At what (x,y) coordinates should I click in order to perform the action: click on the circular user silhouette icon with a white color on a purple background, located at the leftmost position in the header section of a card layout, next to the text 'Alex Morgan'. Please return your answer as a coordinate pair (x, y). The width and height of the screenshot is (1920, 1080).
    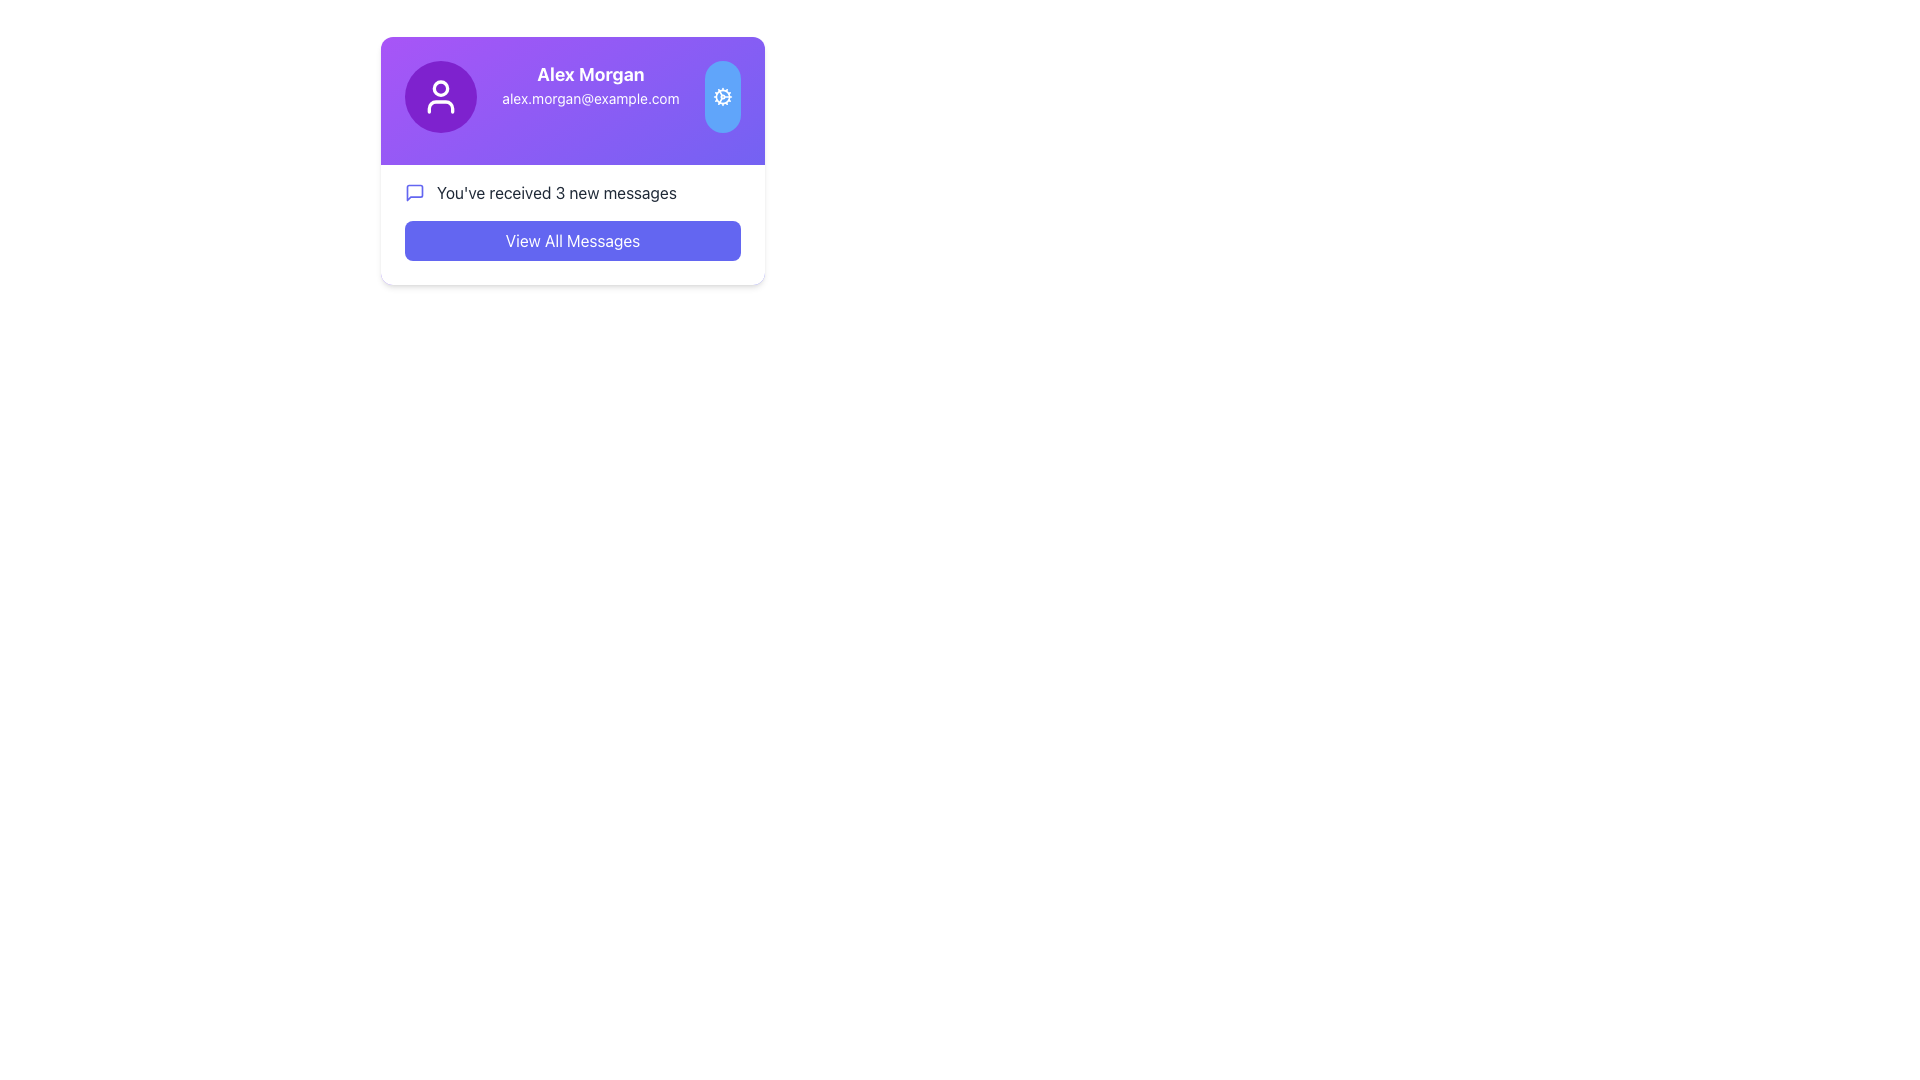
    Looking at the image, I should click on (440, 96).